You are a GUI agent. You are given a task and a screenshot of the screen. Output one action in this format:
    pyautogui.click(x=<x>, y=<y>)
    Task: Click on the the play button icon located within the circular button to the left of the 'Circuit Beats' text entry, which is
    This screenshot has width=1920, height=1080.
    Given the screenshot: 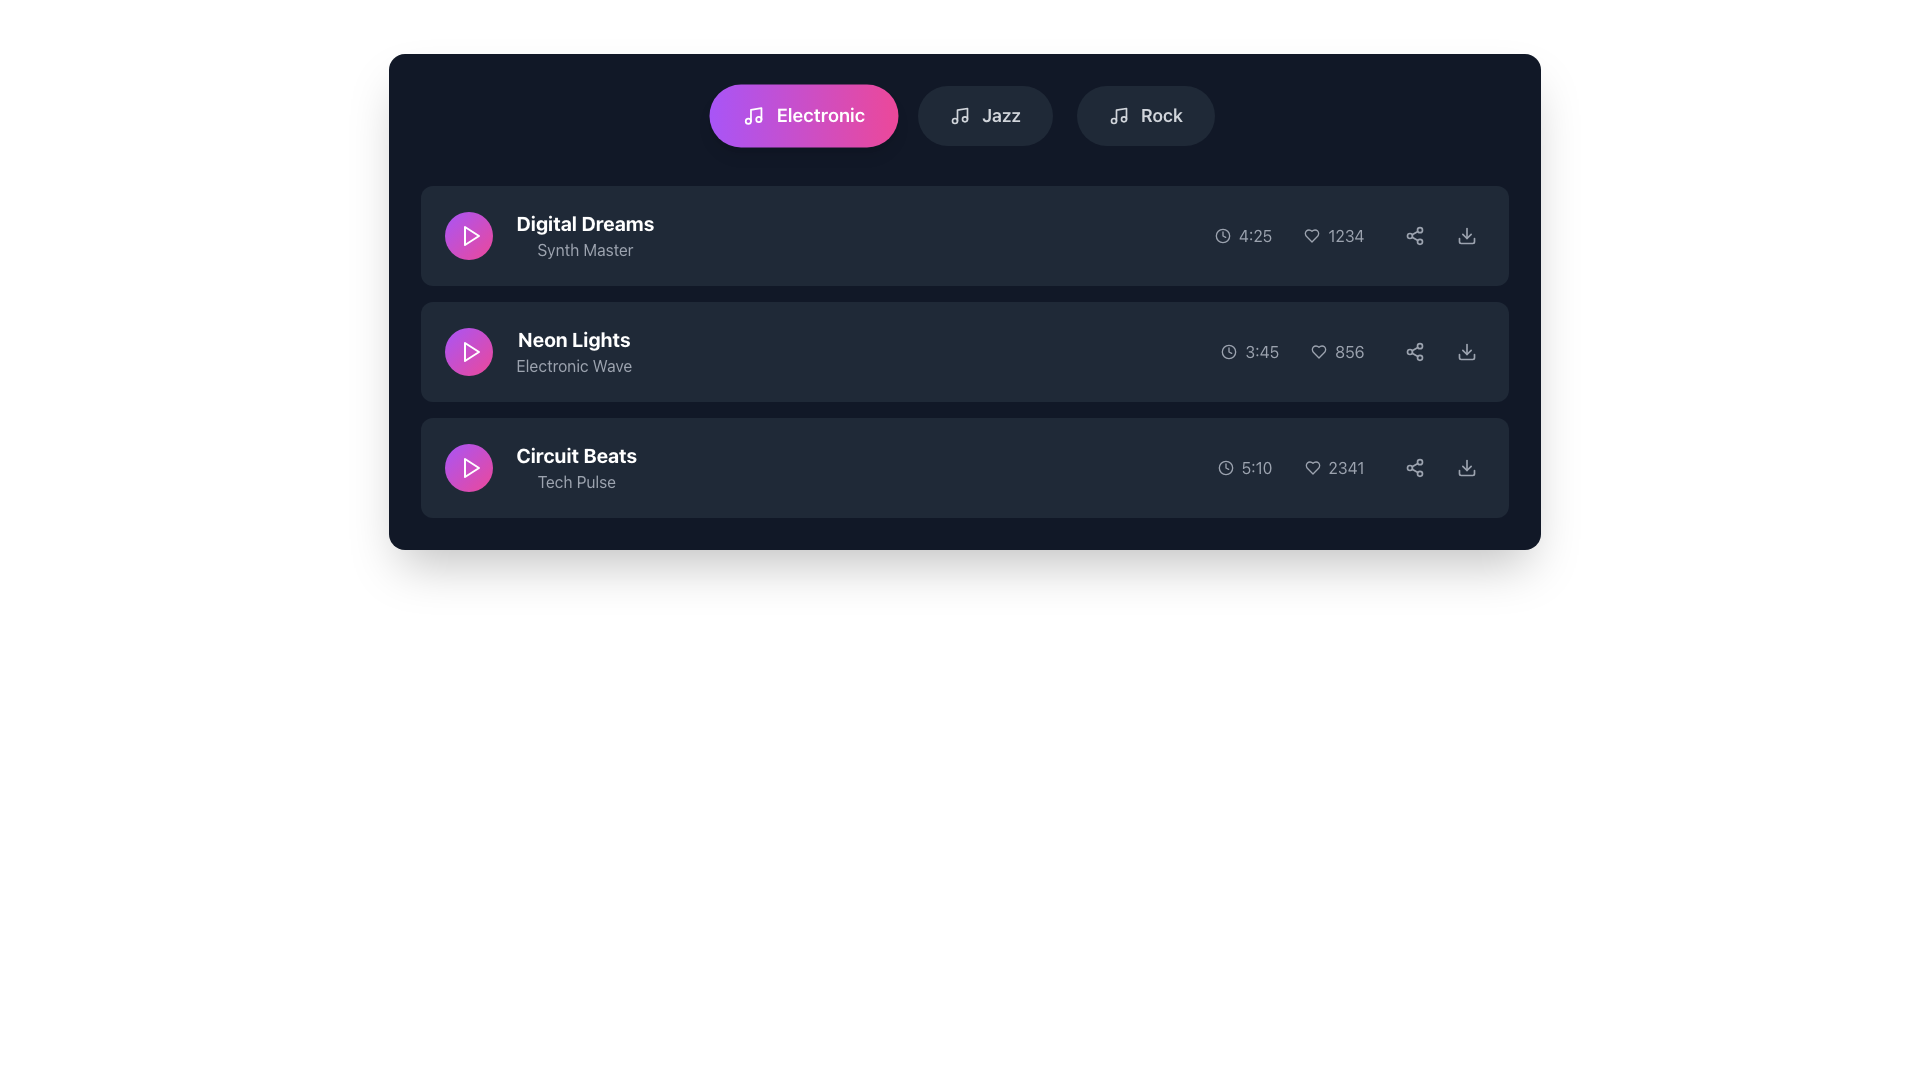 What is the action you would take?
    pyautogui.click(x=470, y=467)
    